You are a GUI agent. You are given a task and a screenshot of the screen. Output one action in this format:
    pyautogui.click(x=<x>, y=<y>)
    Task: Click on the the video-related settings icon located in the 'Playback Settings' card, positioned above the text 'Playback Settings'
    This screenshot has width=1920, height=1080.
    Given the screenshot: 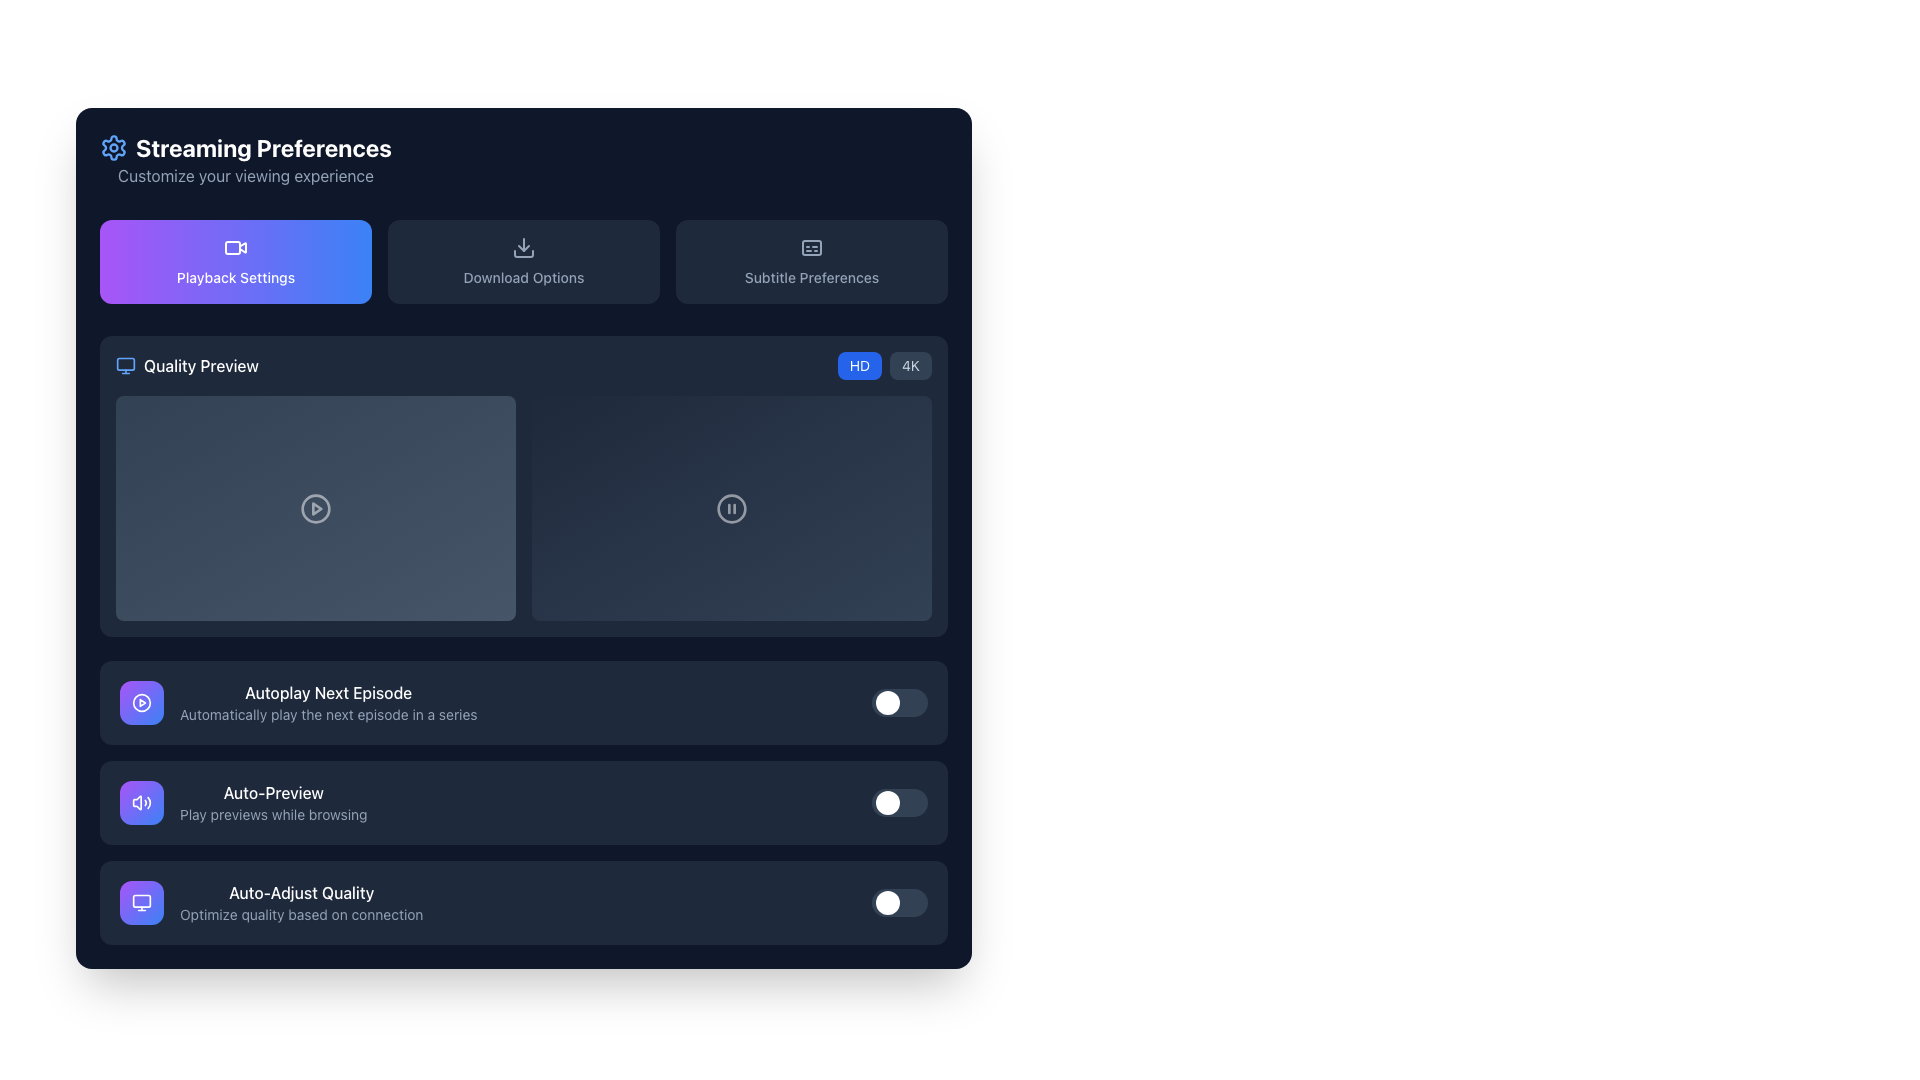 What is the action you would take?
    pyautogui.click(x=235, y=246)
    